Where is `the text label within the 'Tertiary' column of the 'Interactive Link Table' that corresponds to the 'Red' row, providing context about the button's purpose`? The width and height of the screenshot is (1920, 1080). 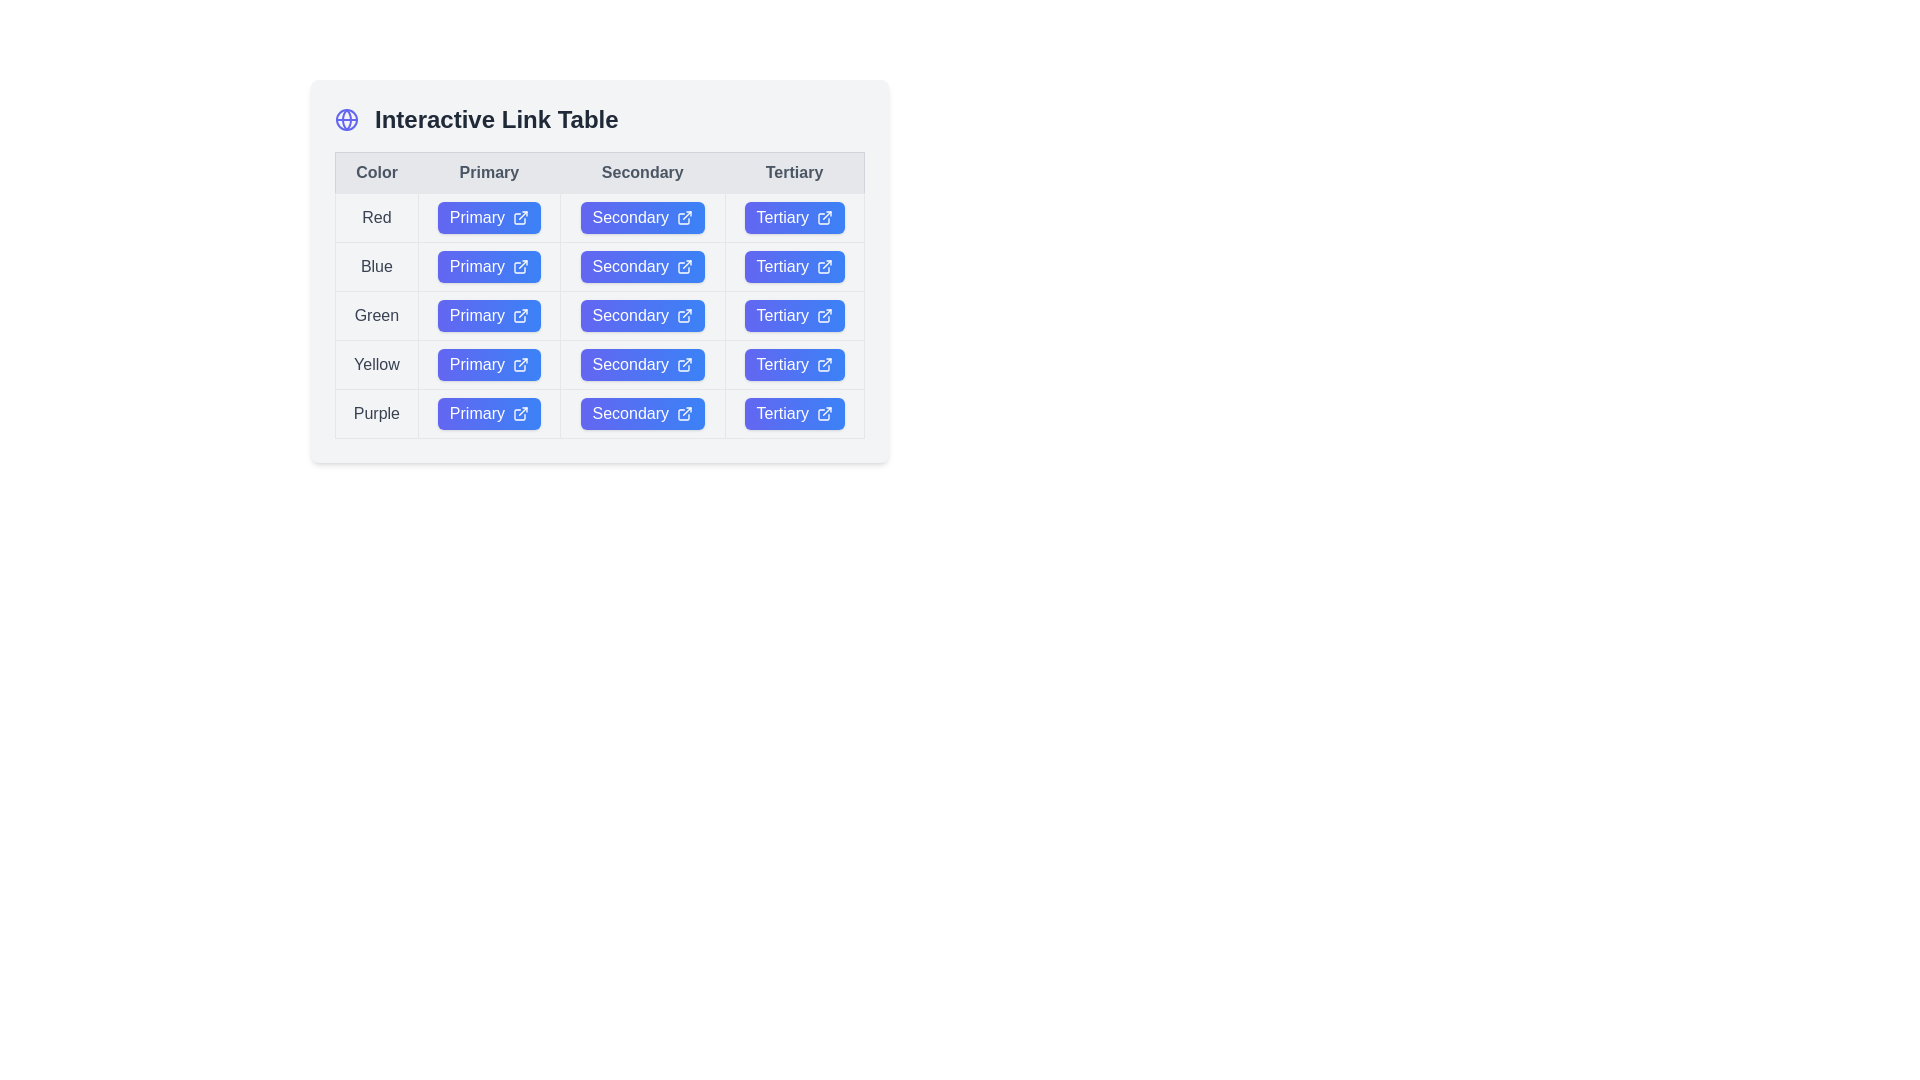 the text label within the 'Tertiary' column of the 'Interactive Link Table' that corresponds to the 'Red' row, providing context about the button's purpose is located at coordinates (781, 218).